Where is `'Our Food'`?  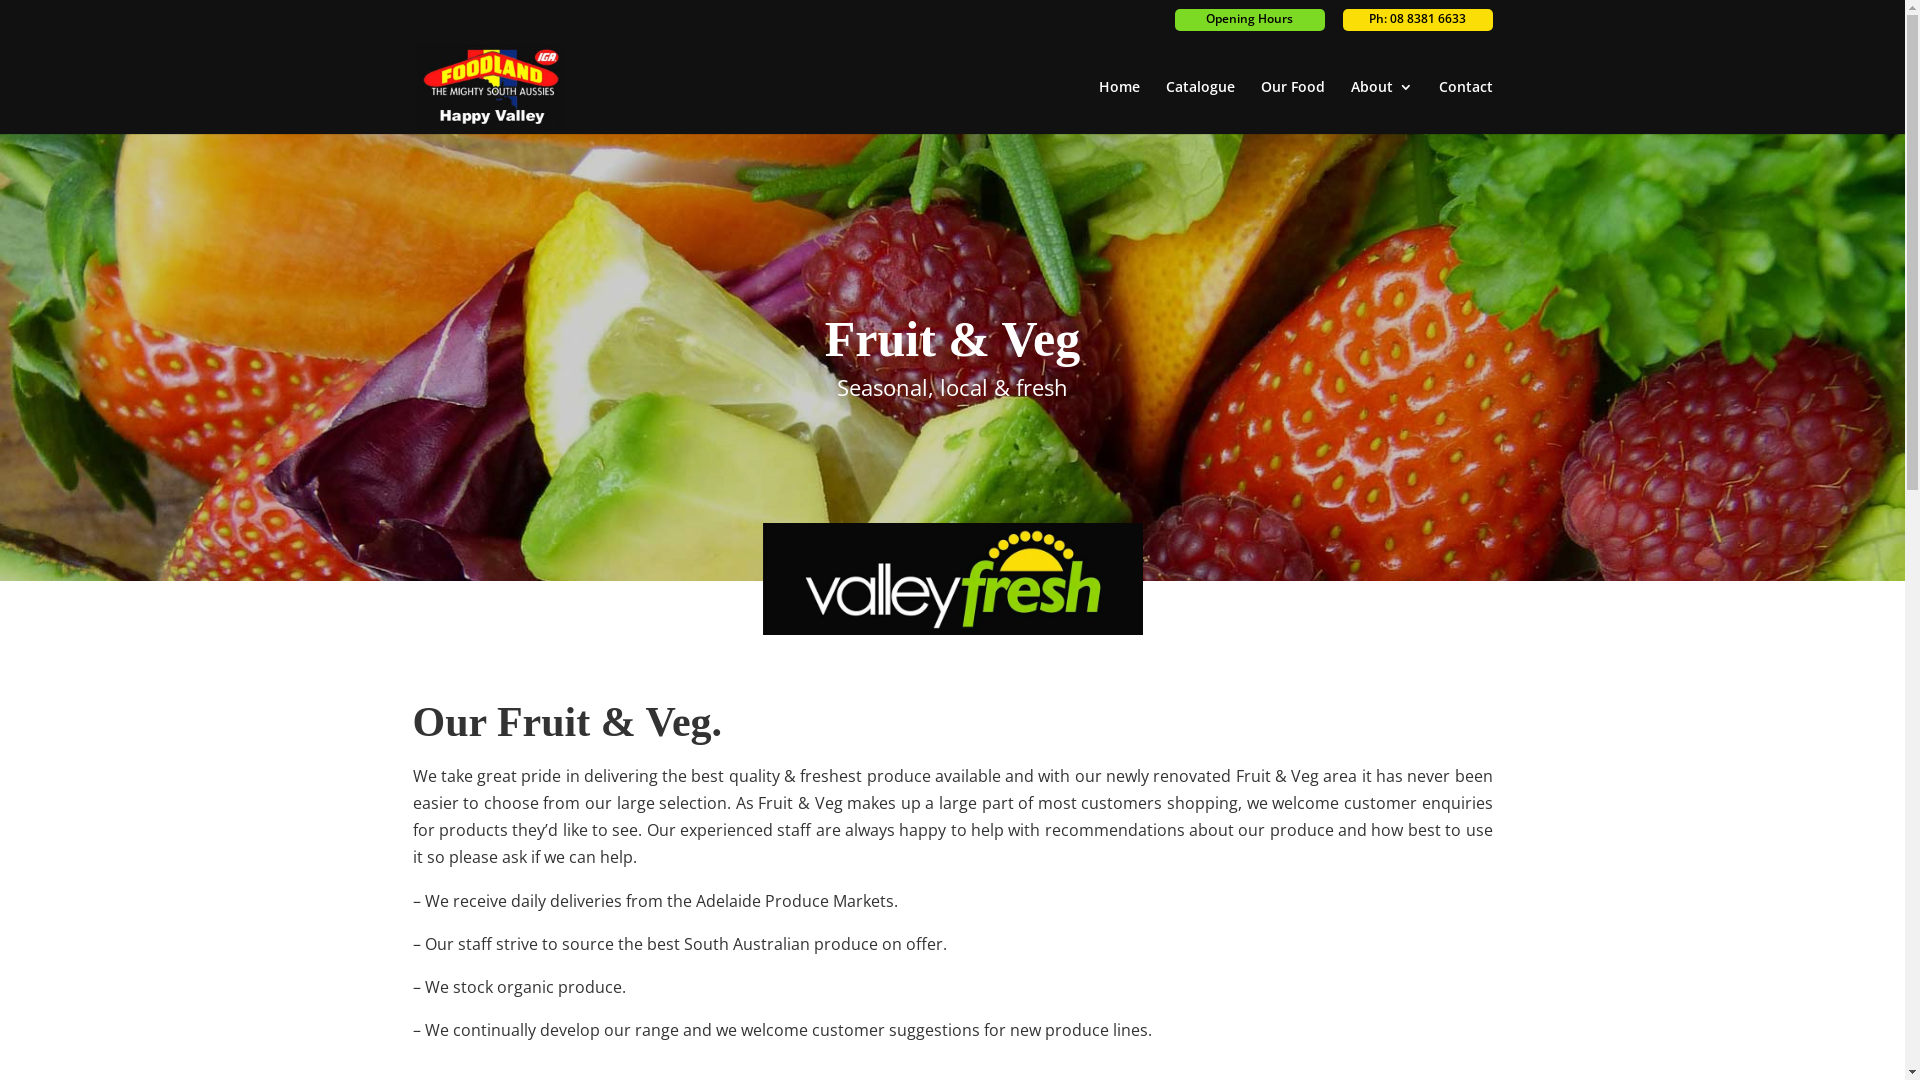 'Our Food' is located at coordinates (1258, 107).